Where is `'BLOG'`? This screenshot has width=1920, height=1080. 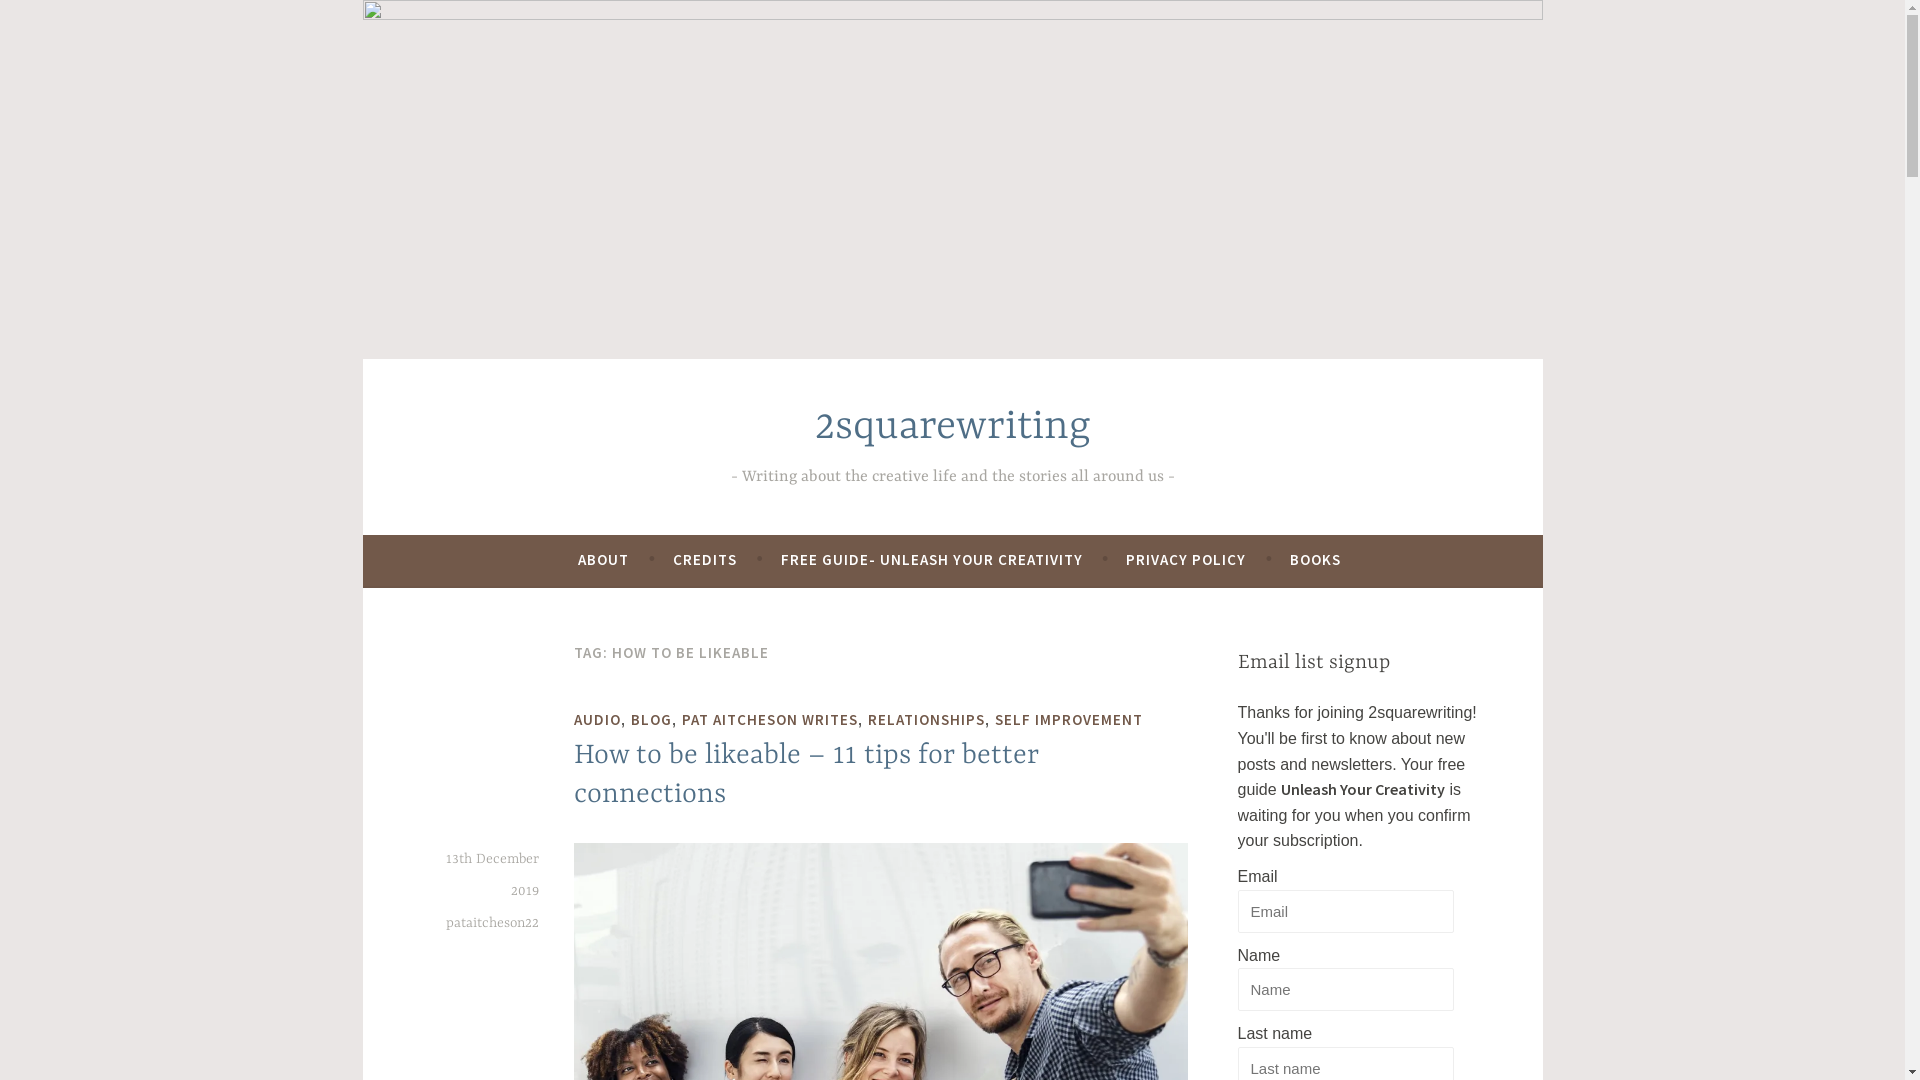
'BLOG' is located at coordinates (651, 720).